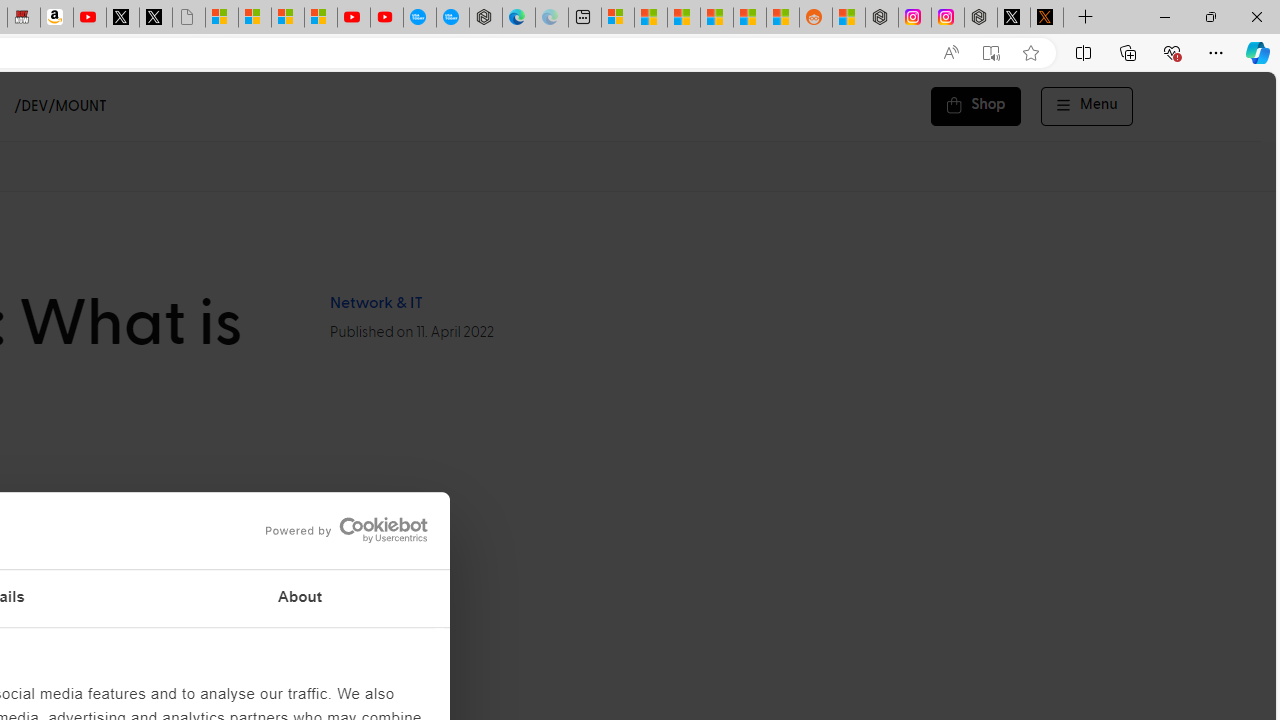 This screenshot has width=1280, height=720. What do you see at coordinates (1086, 106) in the screenshot?
I see `'Menu Off-Canvas'` at bounding box center [1086, 106].